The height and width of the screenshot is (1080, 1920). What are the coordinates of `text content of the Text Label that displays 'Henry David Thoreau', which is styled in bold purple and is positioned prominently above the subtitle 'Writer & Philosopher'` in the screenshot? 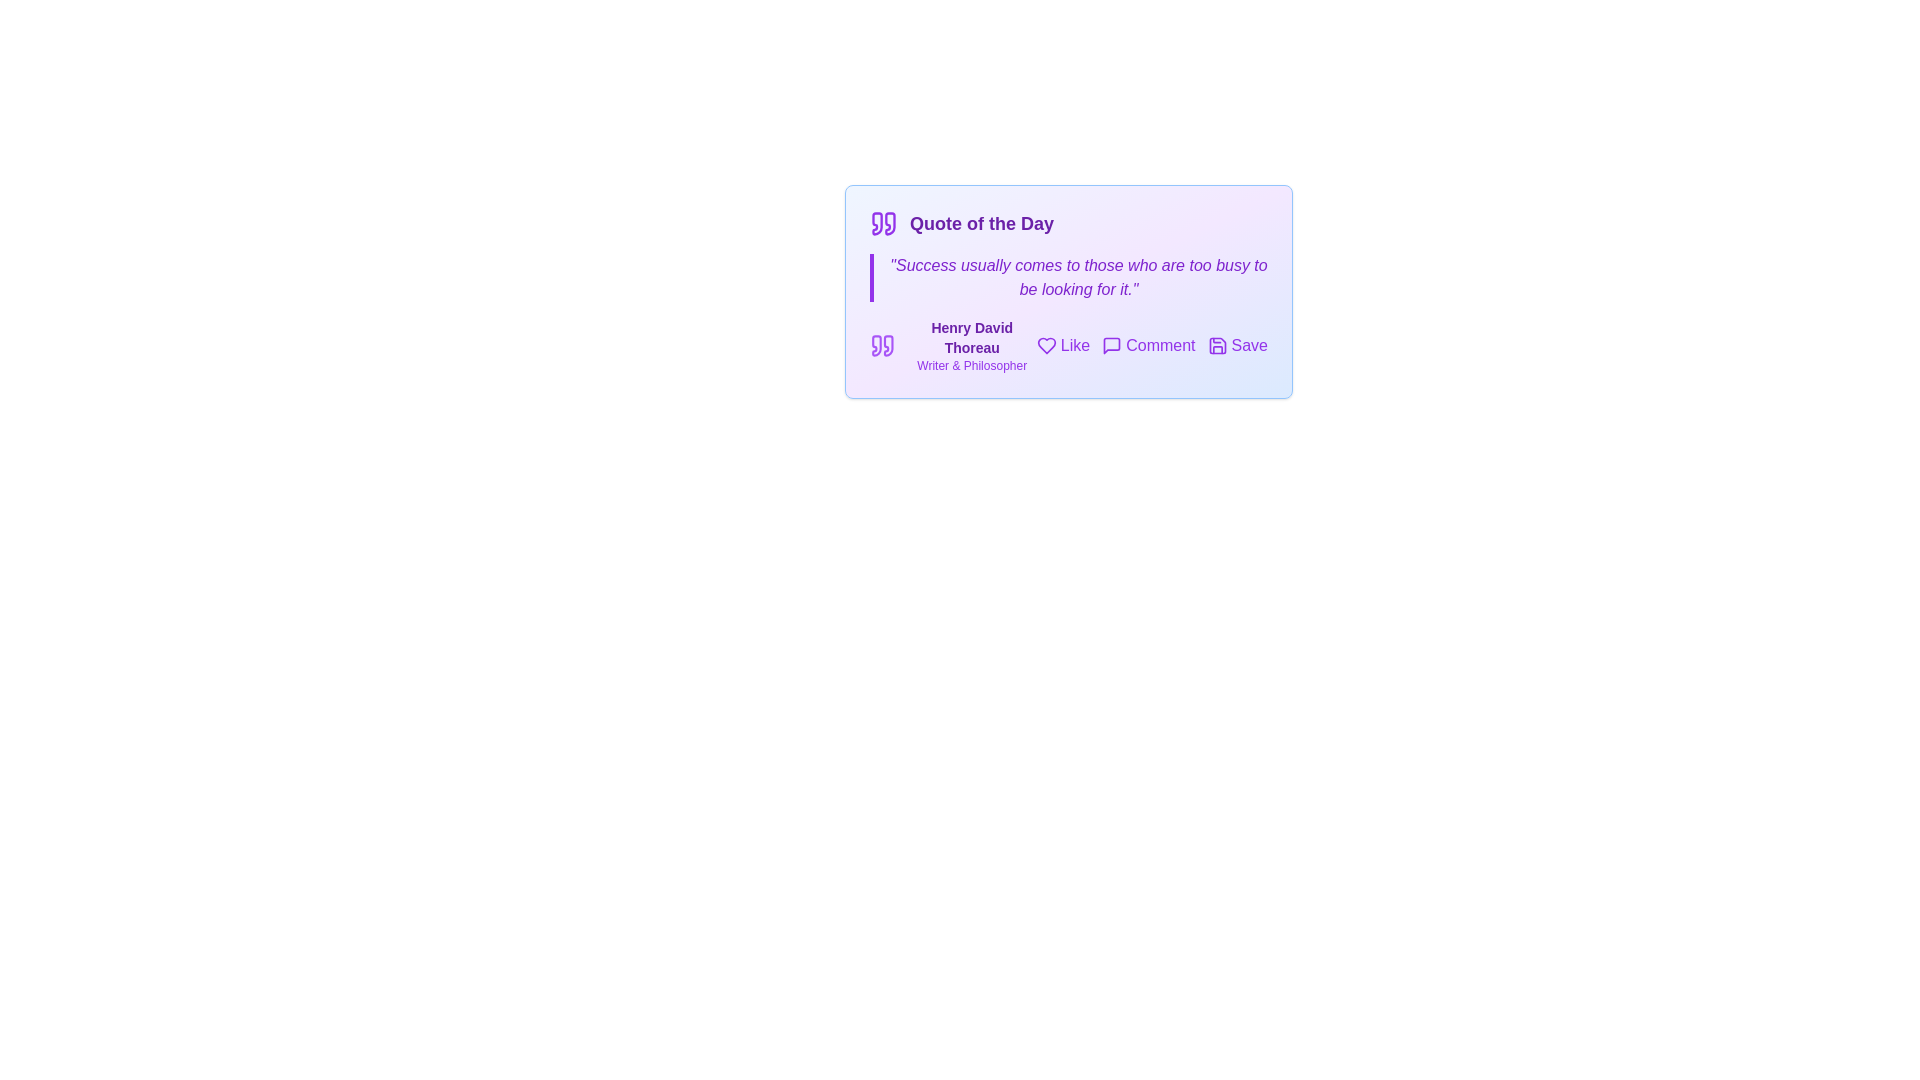 It's located at (972, 337).